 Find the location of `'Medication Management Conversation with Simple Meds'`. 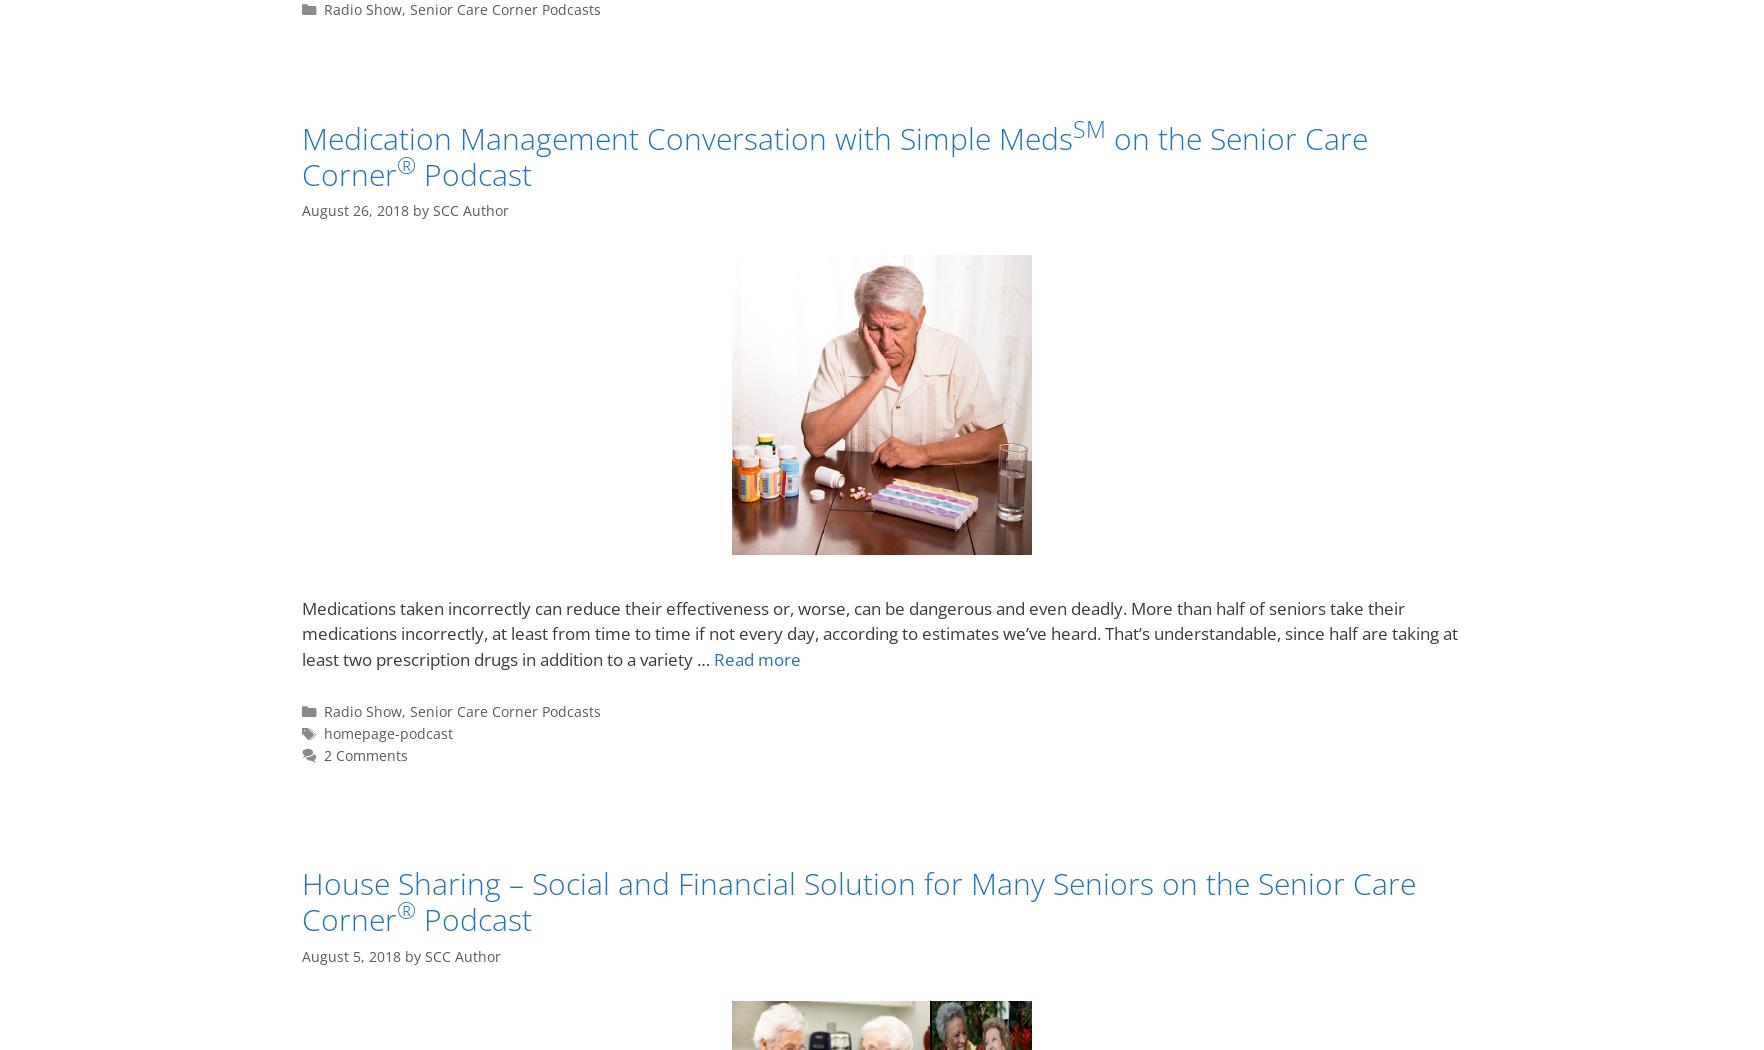

'Medication Management Conversation with Simple Meds' is located at coordinates (687, 136).